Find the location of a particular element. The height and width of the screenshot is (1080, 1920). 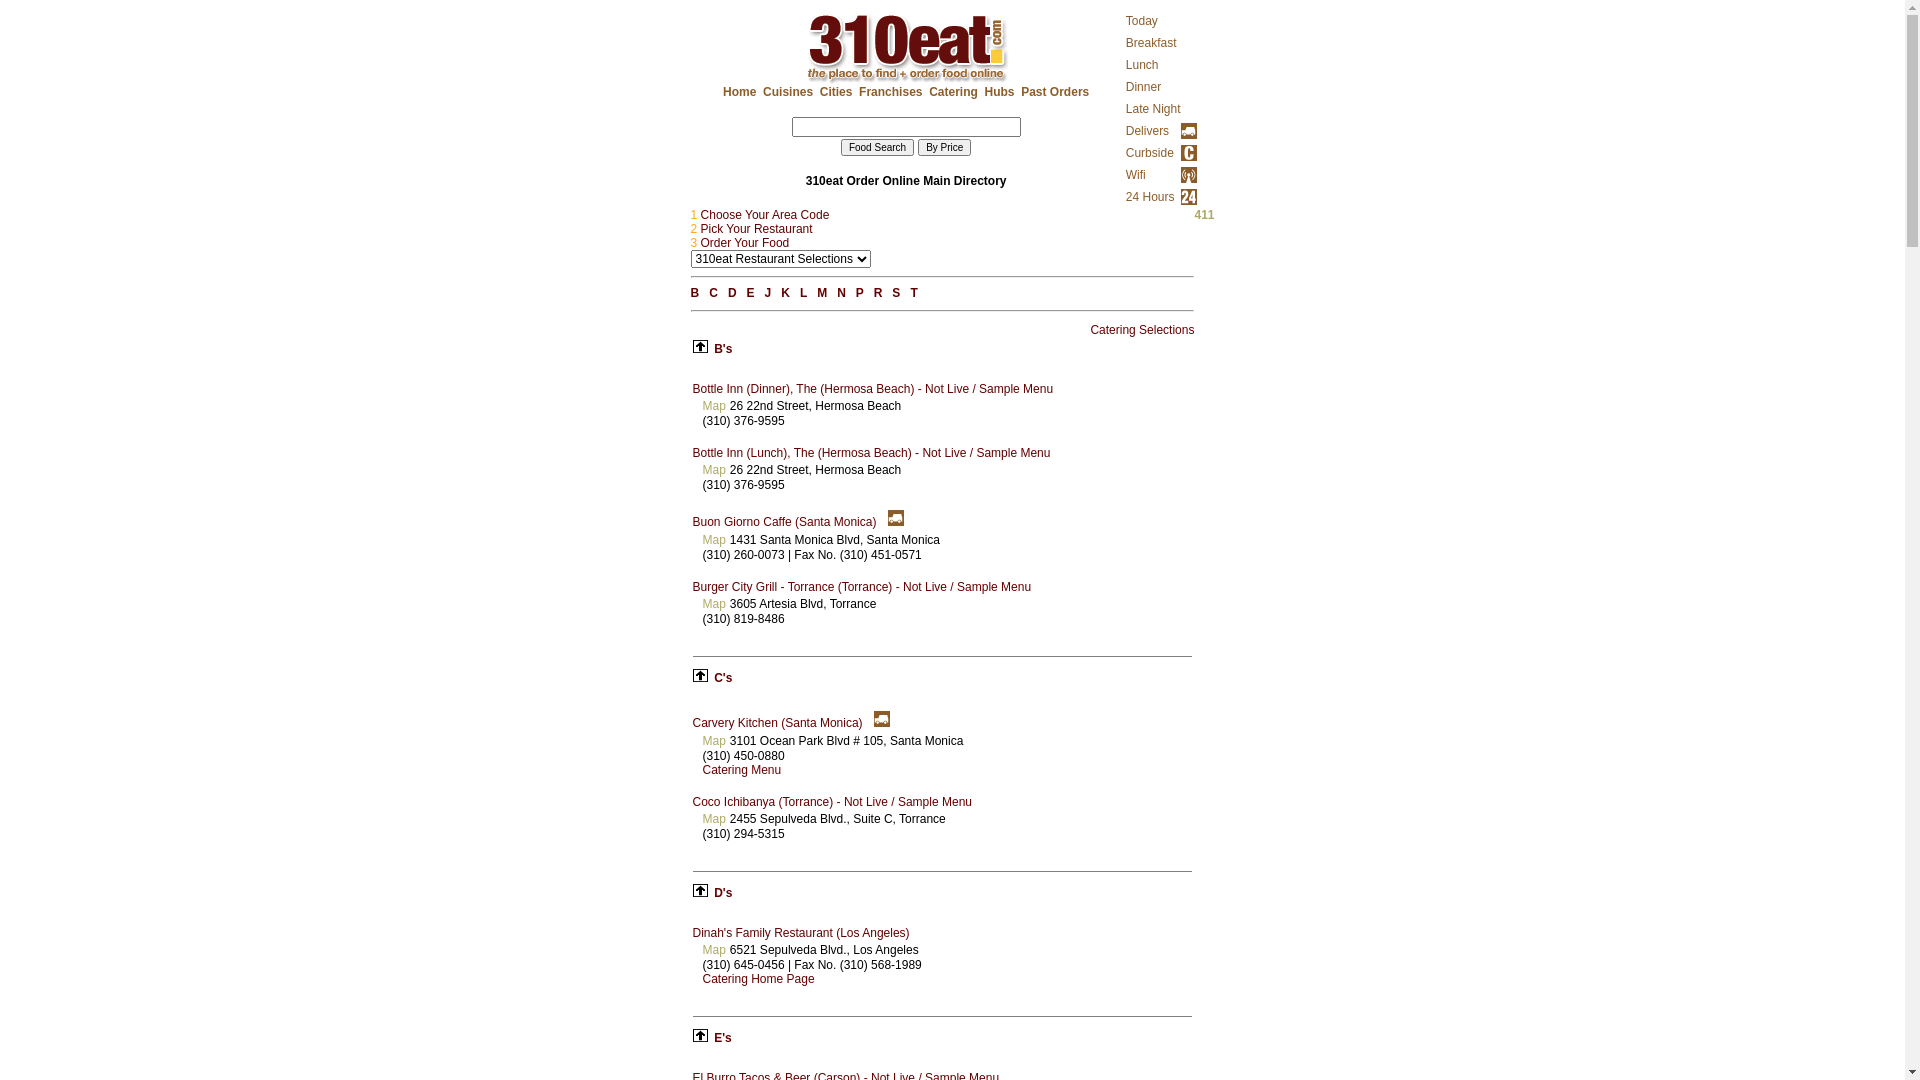

'Cuisines' is located at coordinates (786, 92).